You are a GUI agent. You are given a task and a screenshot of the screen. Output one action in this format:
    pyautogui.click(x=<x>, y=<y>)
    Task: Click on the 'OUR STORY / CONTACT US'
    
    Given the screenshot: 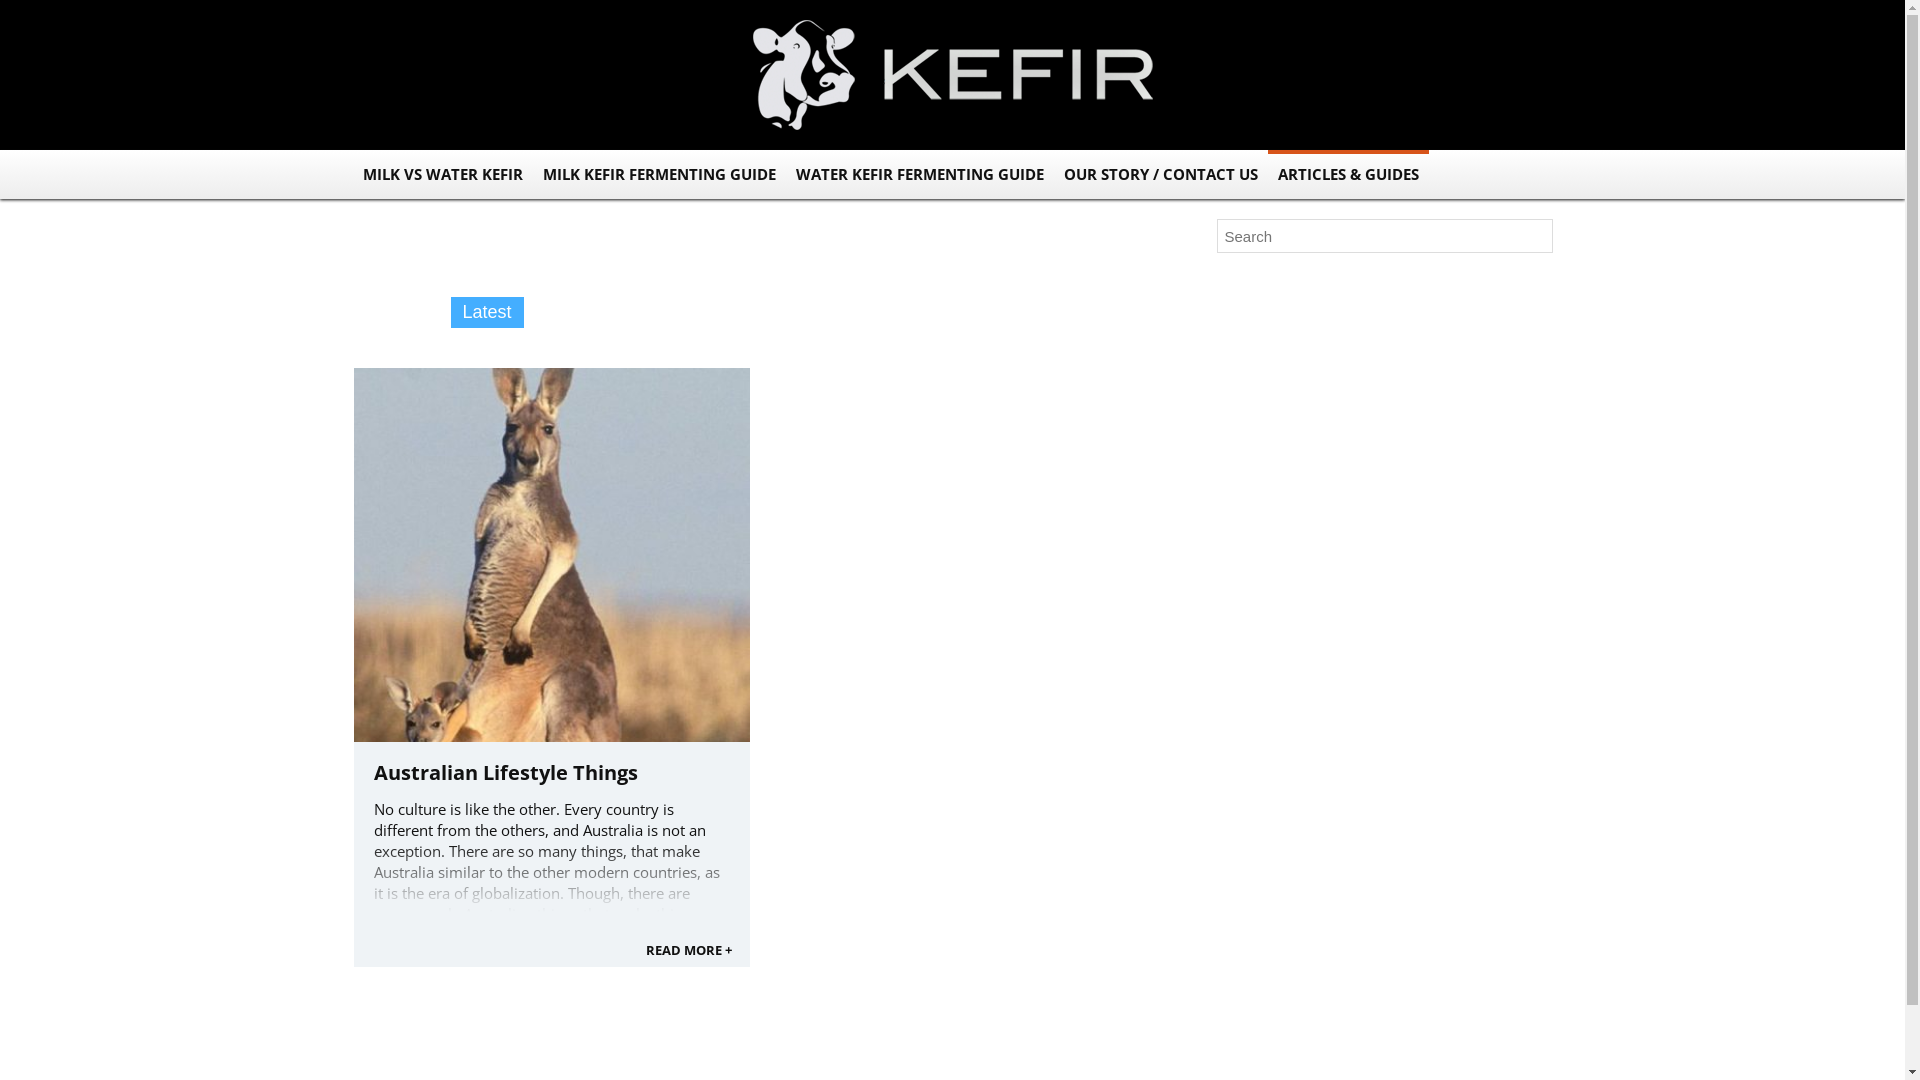 What is the action you would take?
    pyautogui.click(x=1053, y=173)
    